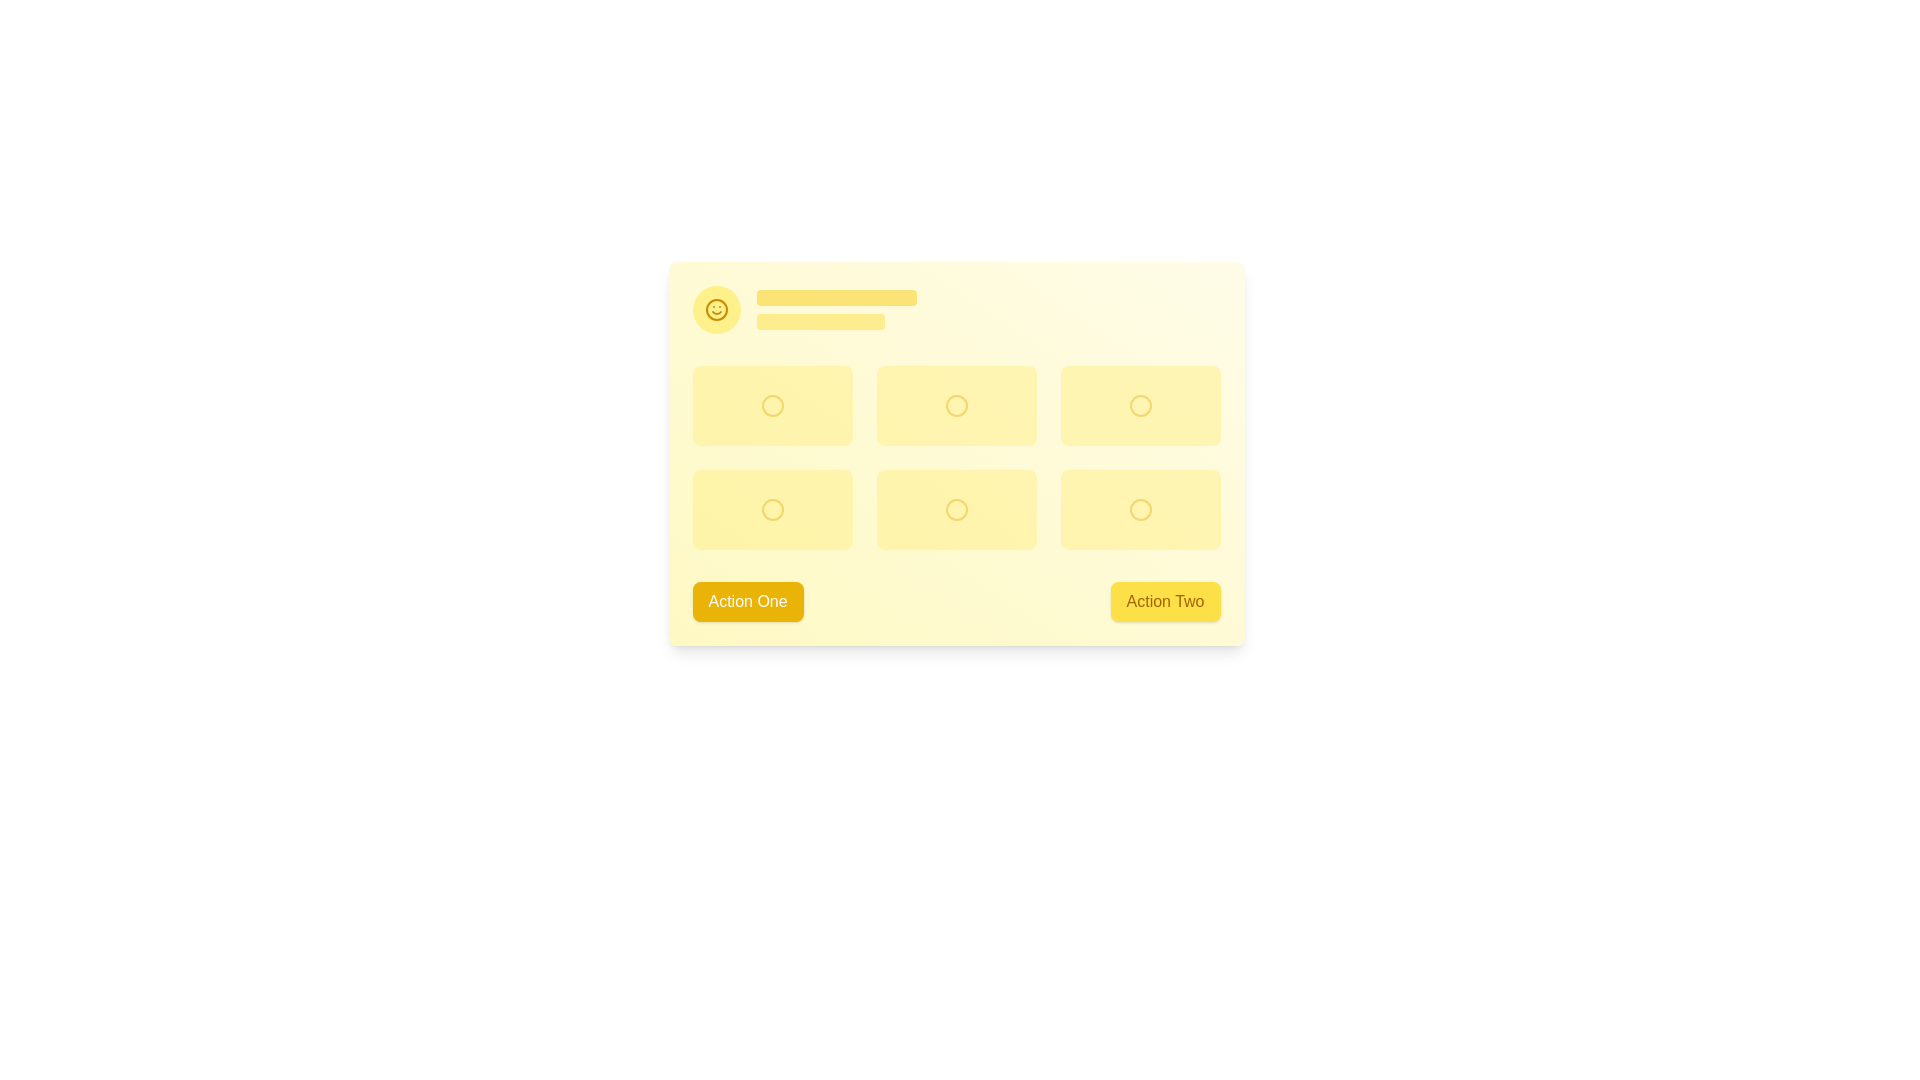 This screenshot has width=1920, height=1080. I want to click on the small circular yellow icon with a smiley face located at the upper-left corner of the interface, so click(716, 309).